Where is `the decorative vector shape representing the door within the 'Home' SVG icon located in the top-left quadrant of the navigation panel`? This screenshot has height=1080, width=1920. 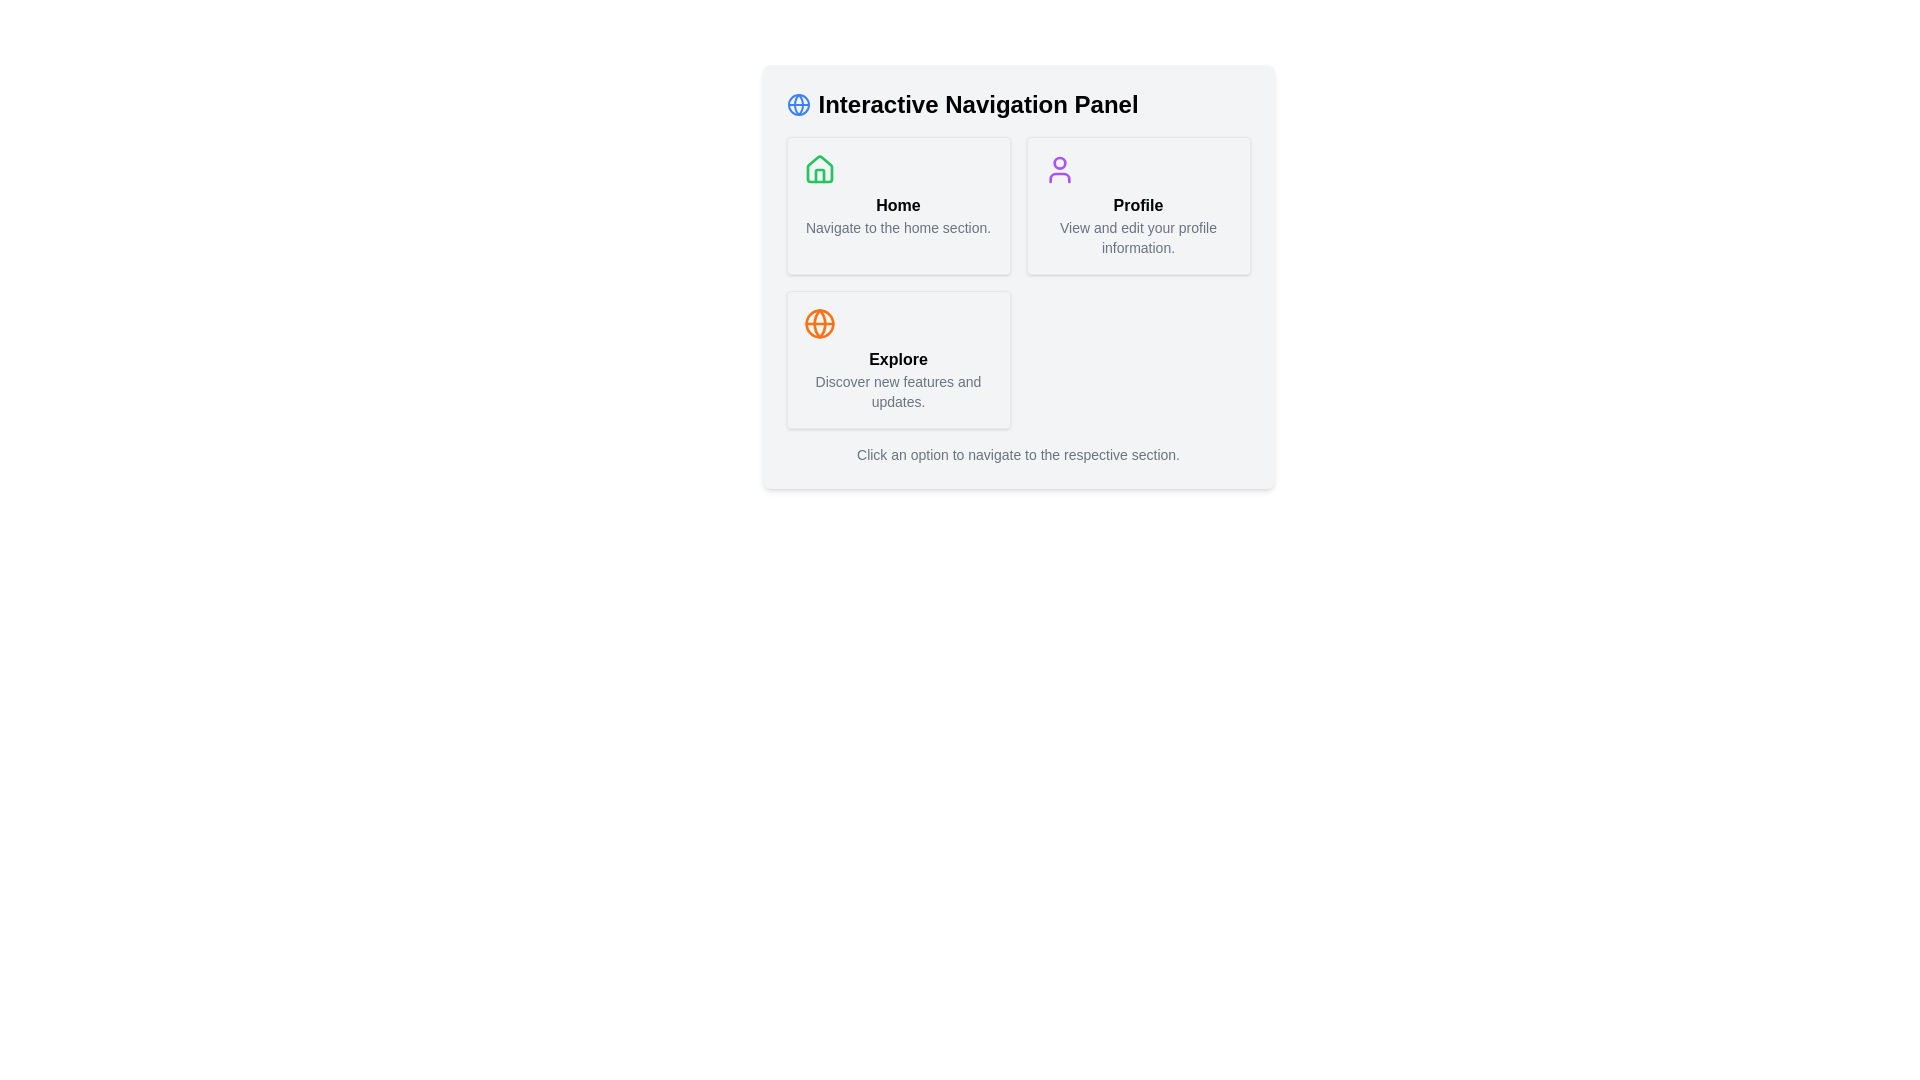
the decorative vector shape representing the door within the 'Home' SVG icon located in the top-left quadrant of the navigation panel is located at coordinates (819, 175).